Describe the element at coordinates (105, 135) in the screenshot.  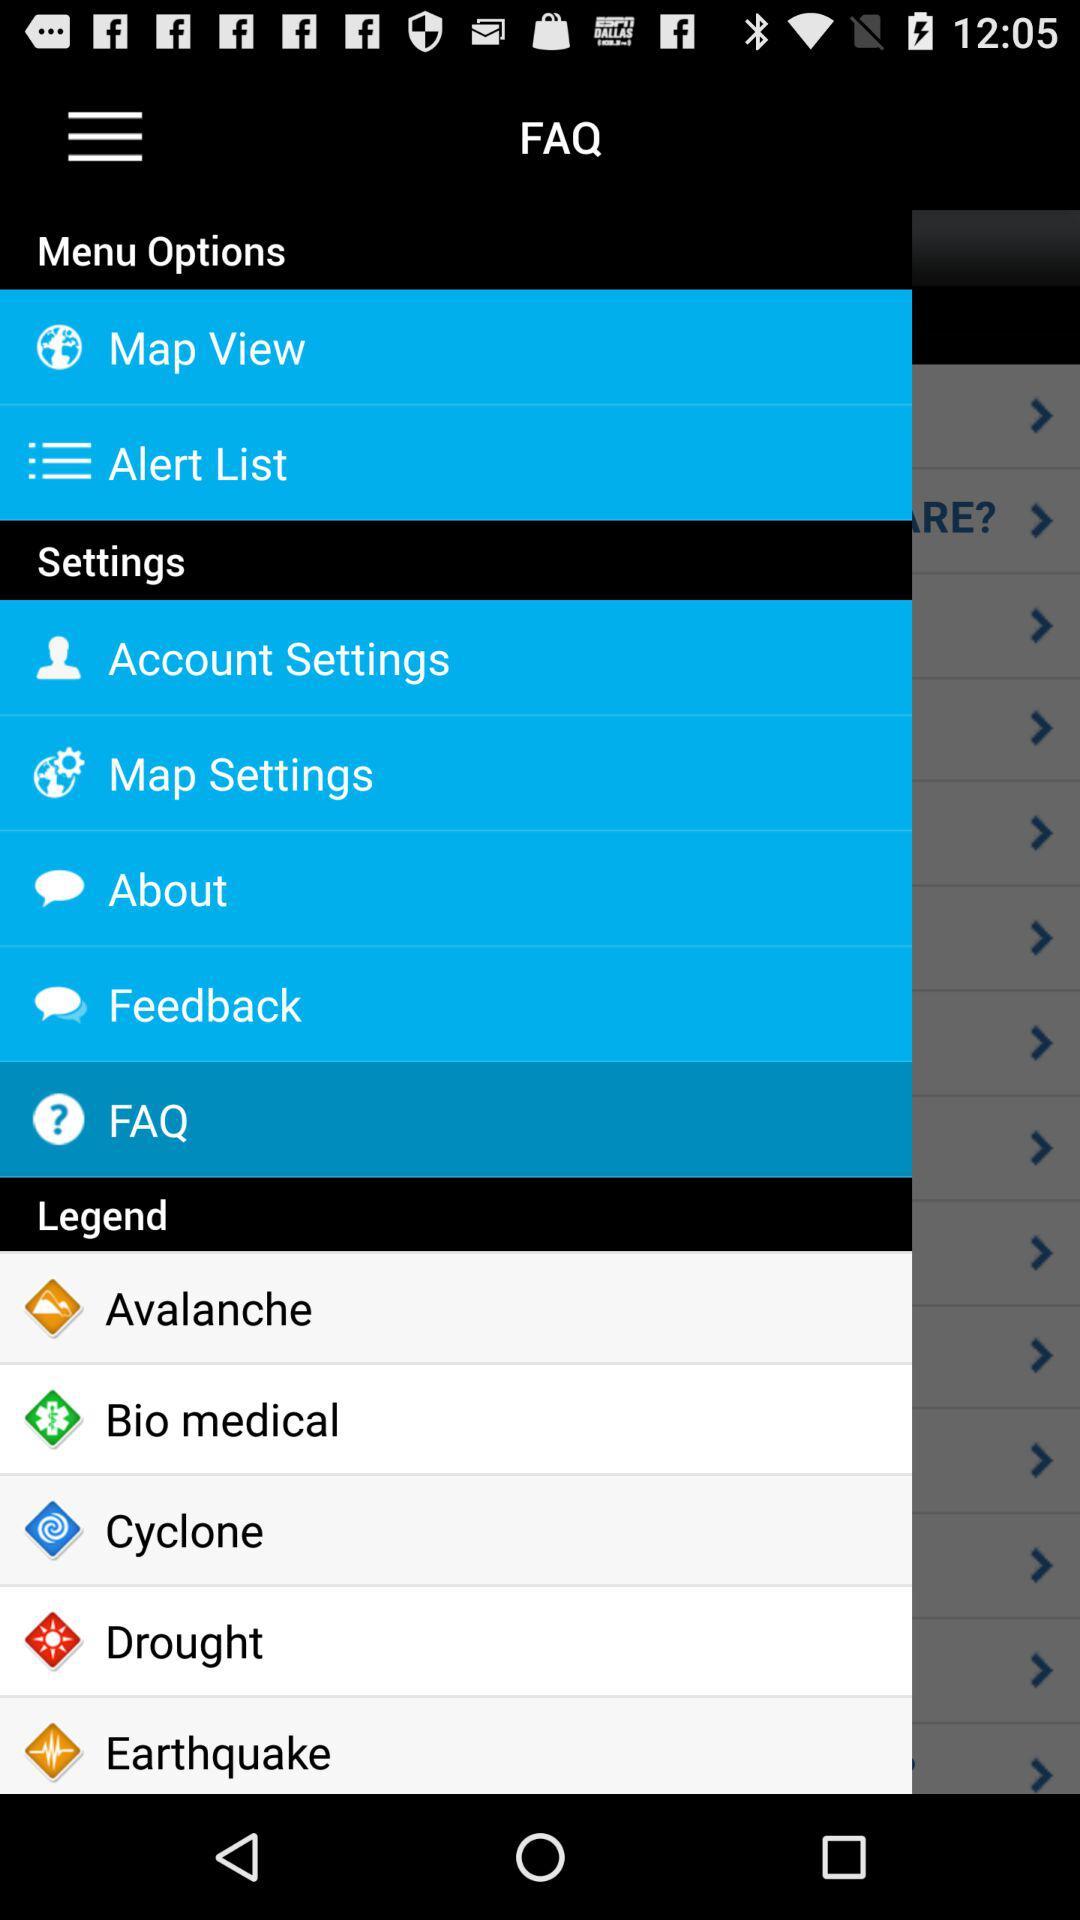
I see `menu options button` at that location.